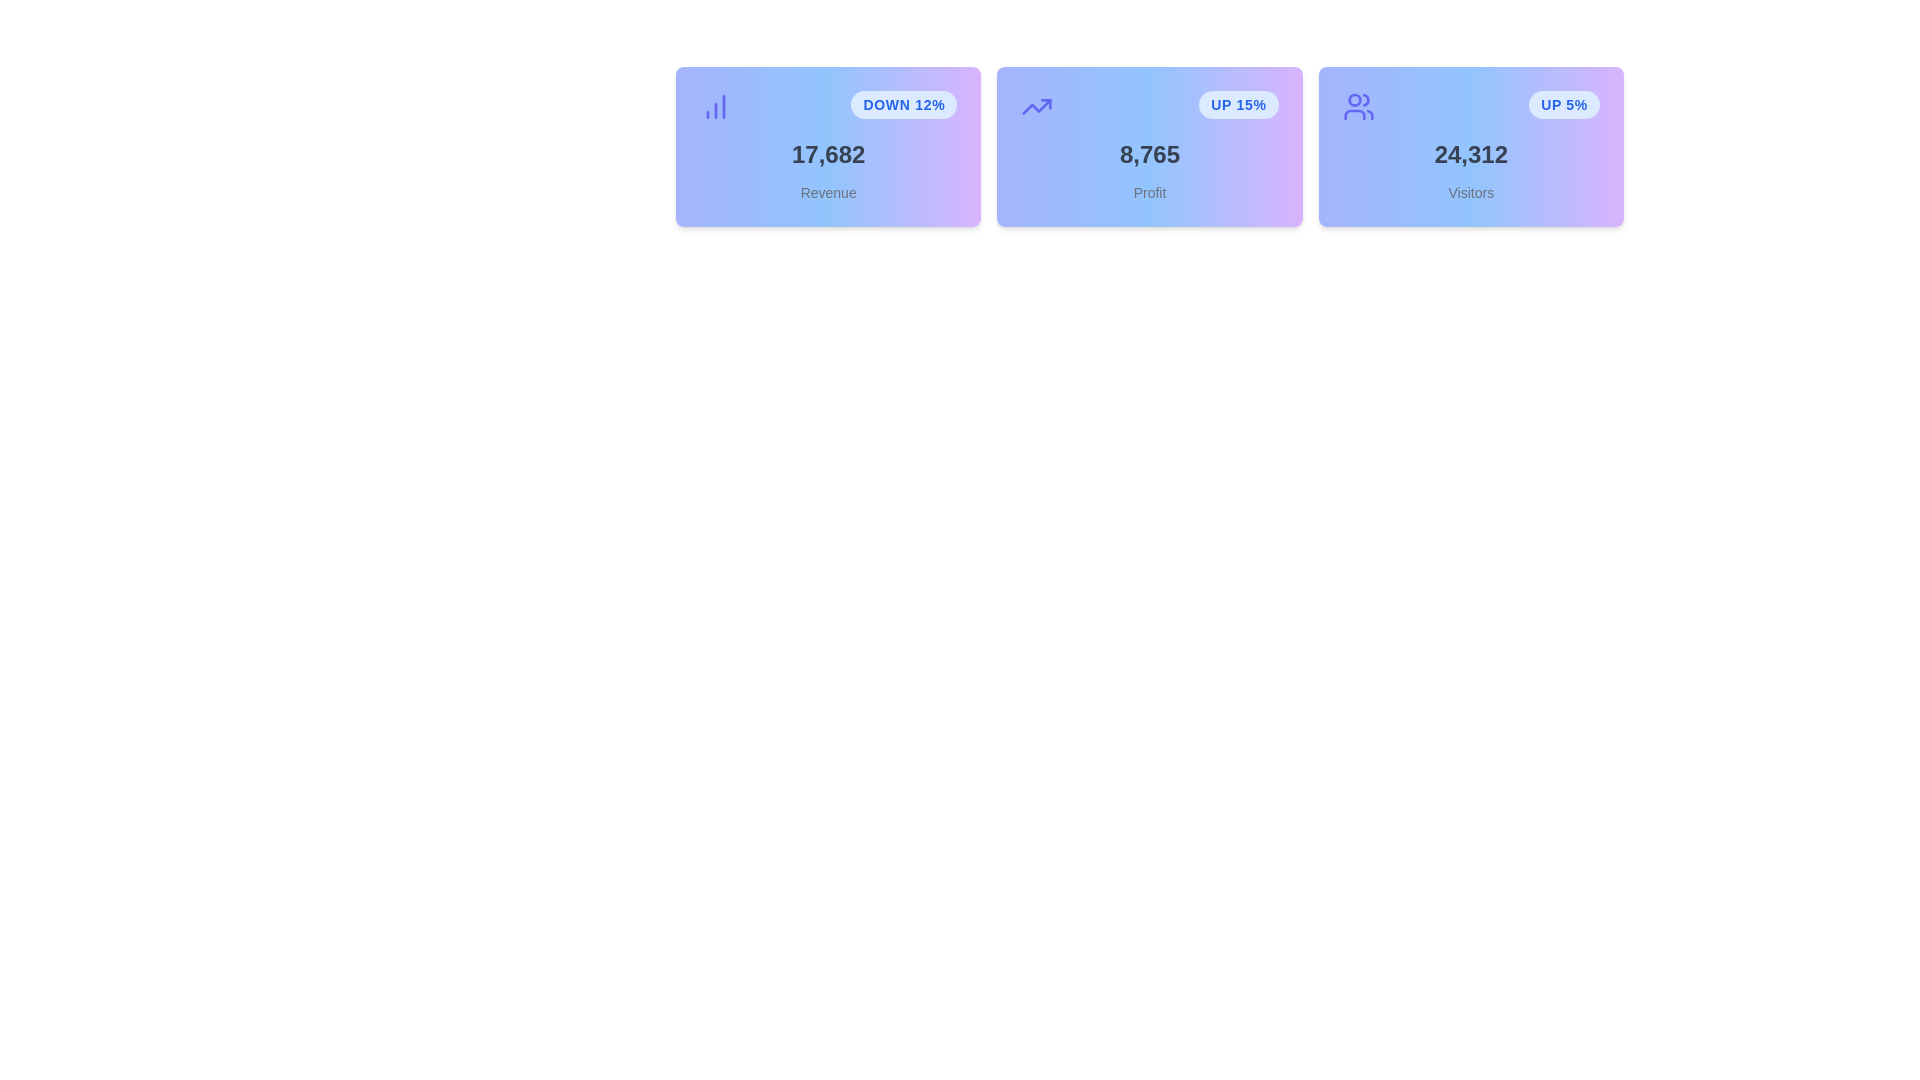 The height and width of the screenshot is (1080, 1920). I want to click on the middle summary panel of the Dashboard widget, which features a gradient background and contains numerical data and labels such as Revenue and Profit, so click(1150, 145).